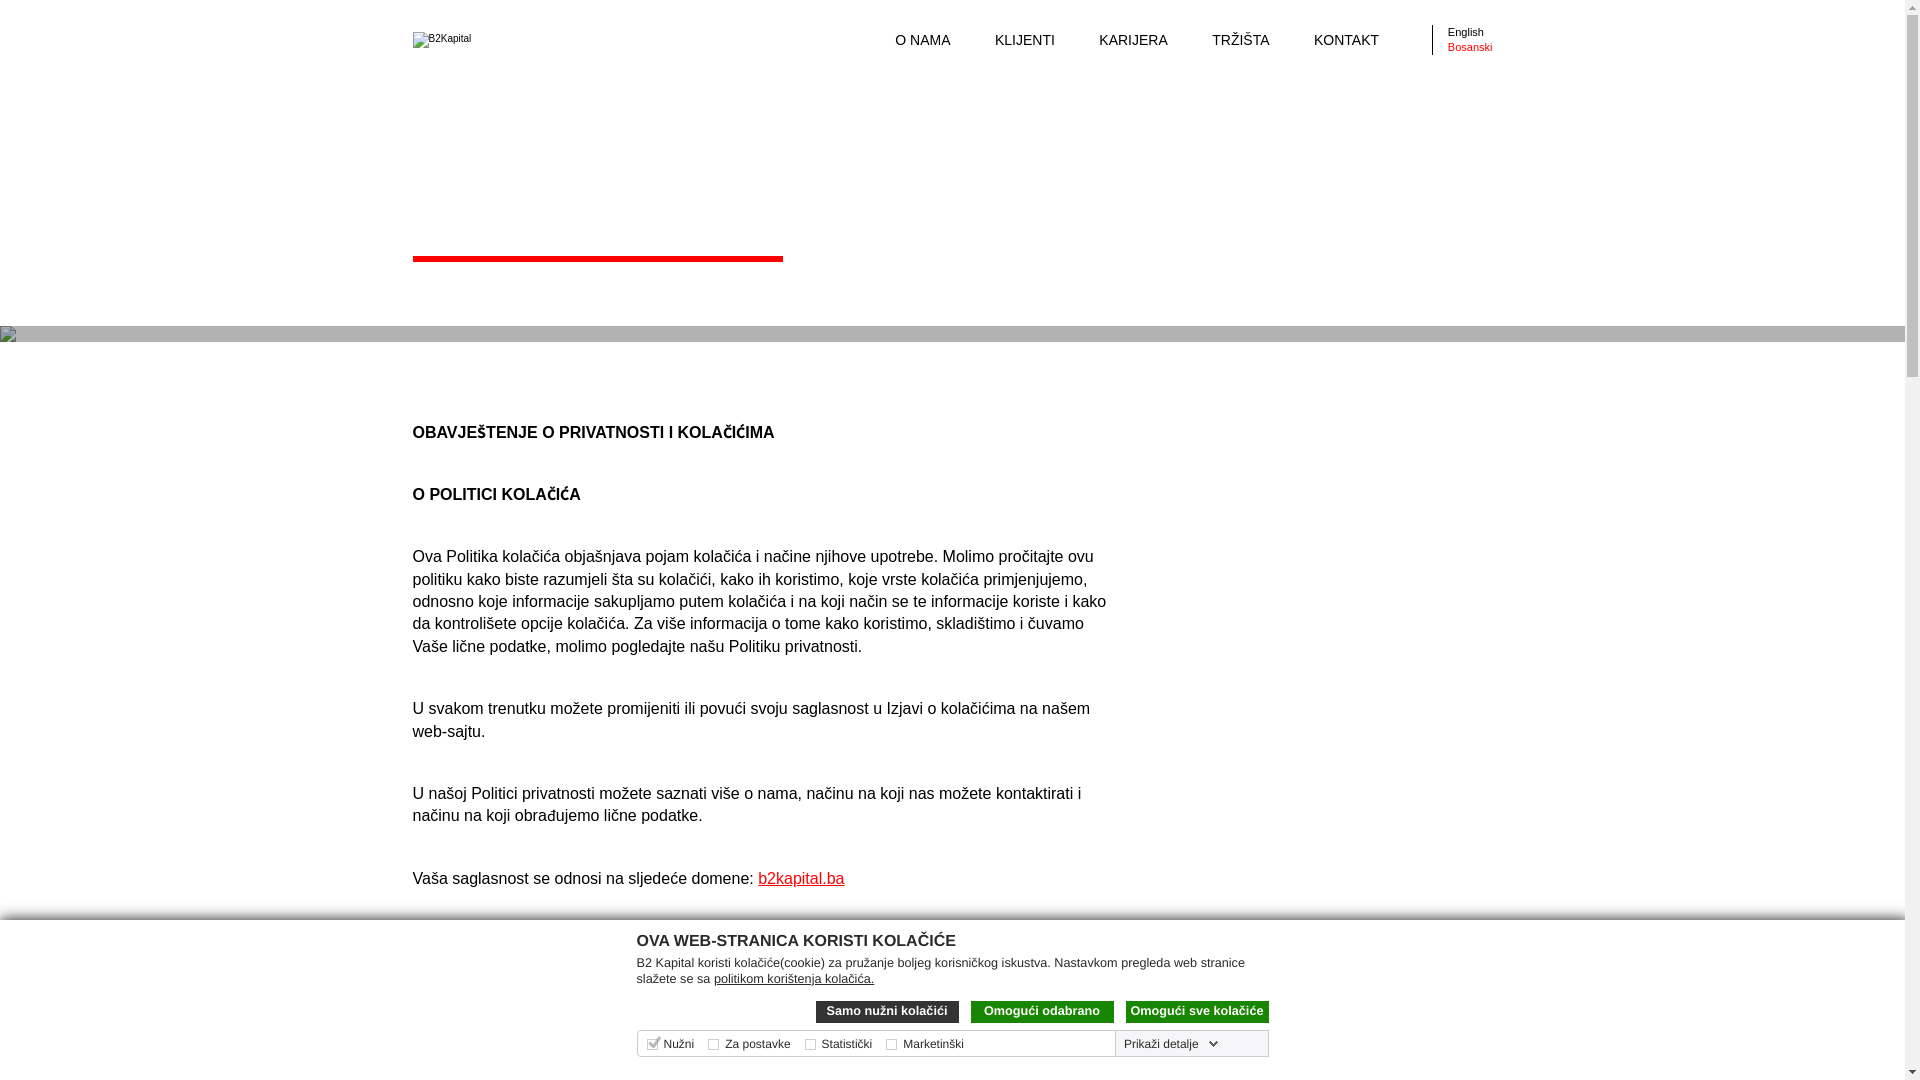 The image size is (1920, 1080). Describe the element at coordinates (1025, 39) in the screenshot. I see `'KLIJENTI'` at that location.